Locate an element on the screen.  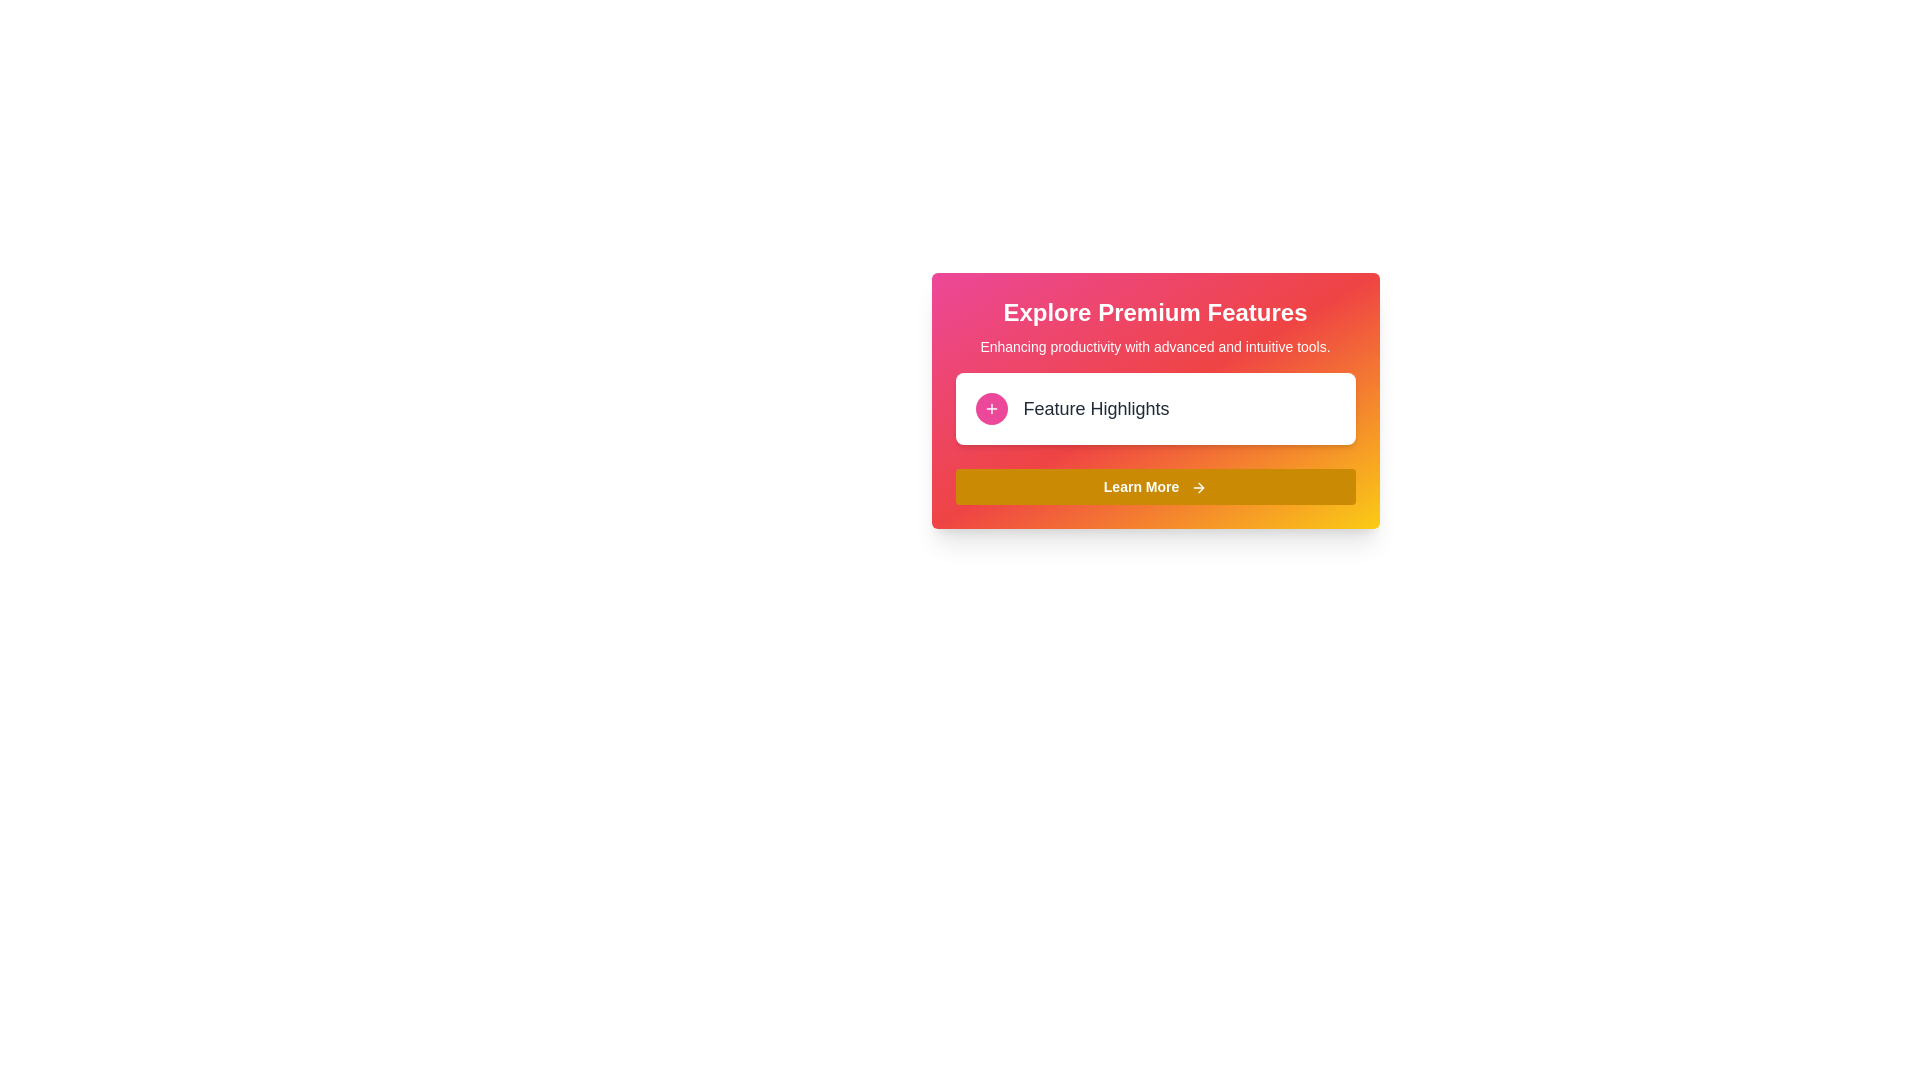
the text label that introduces or highlights a specific feature section, located directly to the right of a pink circular button with a white plus sign and below the 'Explore Premium Features' heading is located at coordinates (1095, 407).